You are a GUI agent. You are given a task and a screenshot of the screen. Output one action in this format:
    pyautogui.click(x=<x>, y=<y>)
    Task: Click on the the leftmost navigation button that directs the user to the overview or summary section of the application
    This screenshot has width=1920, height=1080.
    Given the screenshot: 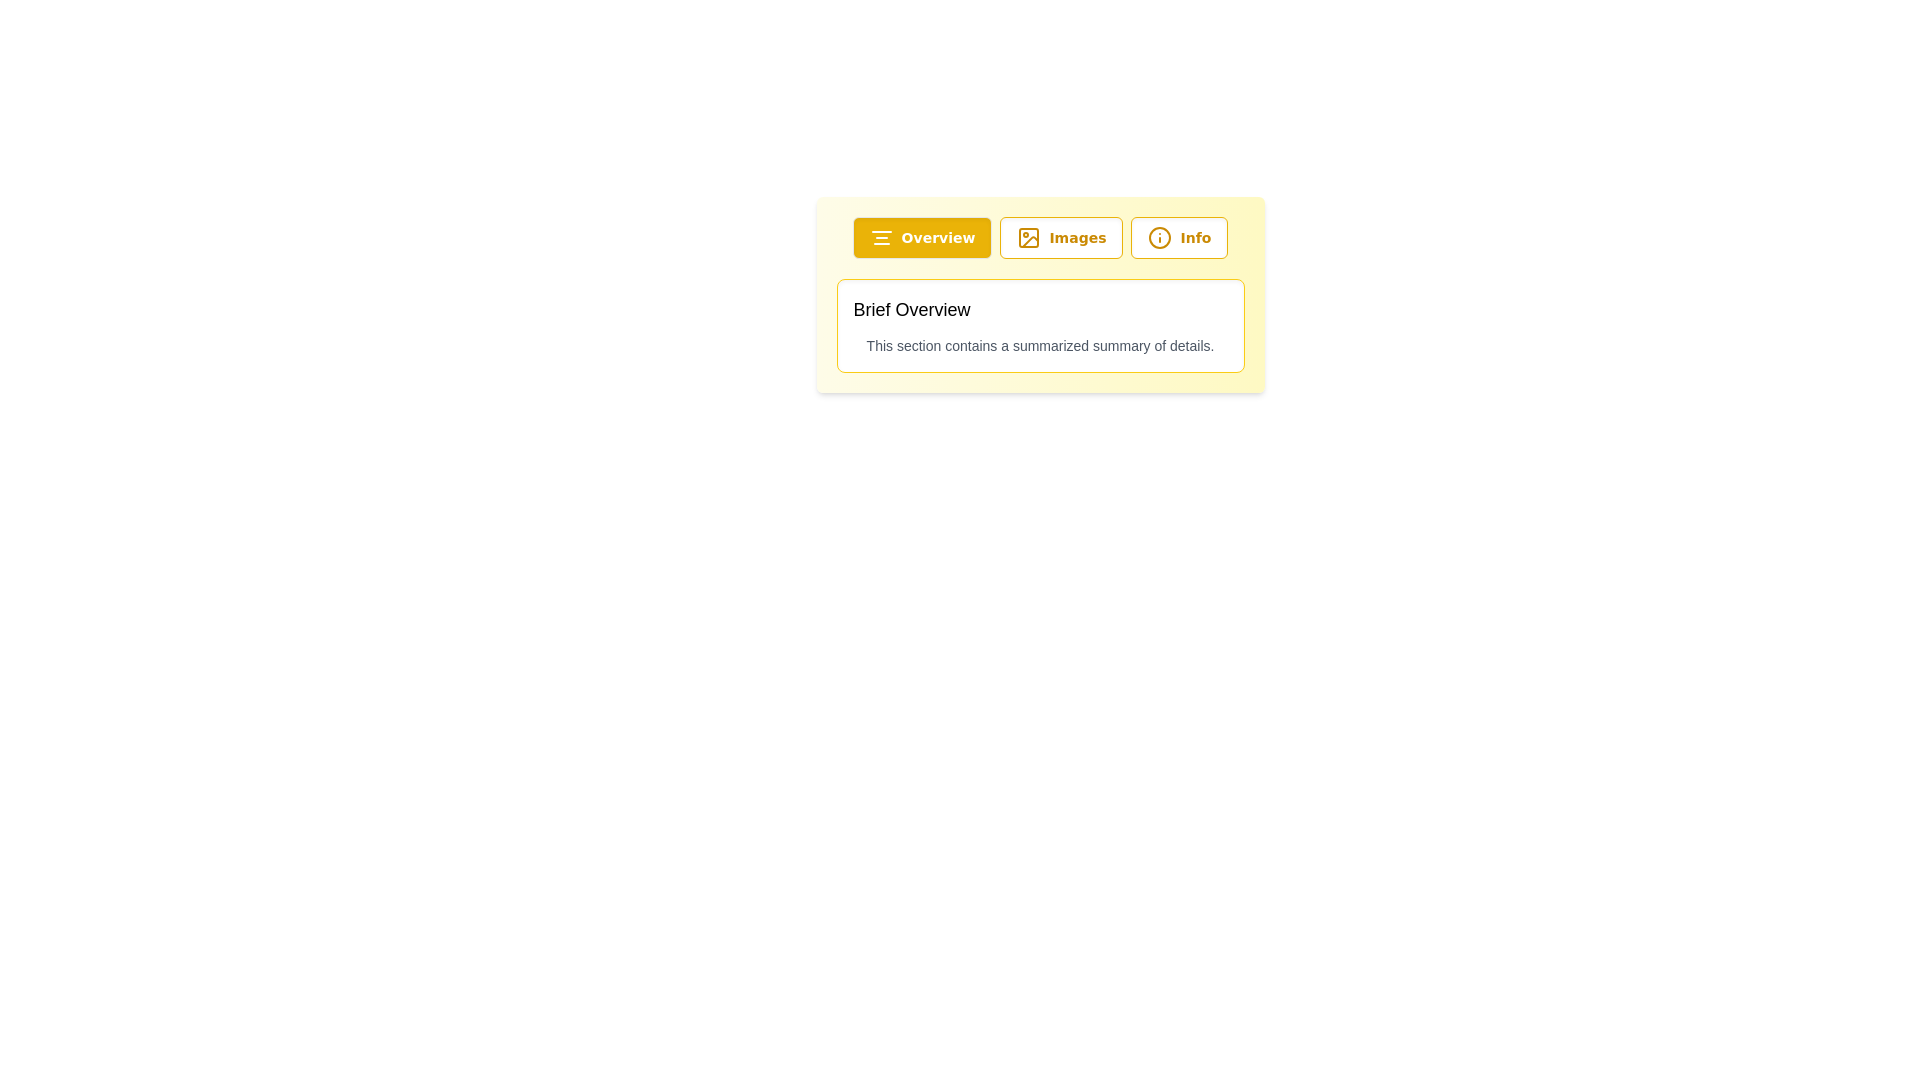 What is the action you would take?
    pyautogui.click(x=921, y=237)
    